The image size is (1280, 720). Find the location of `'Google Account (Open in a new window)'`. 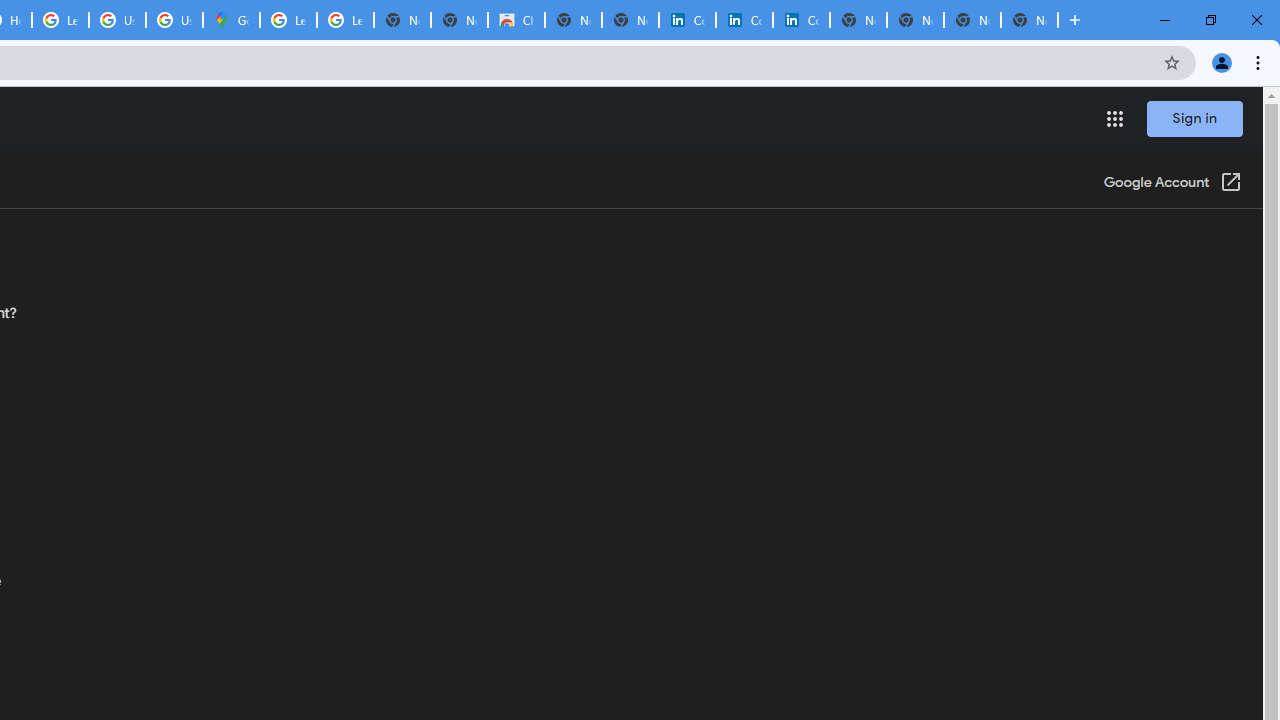

'Google Account (Open in a new window)' is located at coordinates (1173, 183).